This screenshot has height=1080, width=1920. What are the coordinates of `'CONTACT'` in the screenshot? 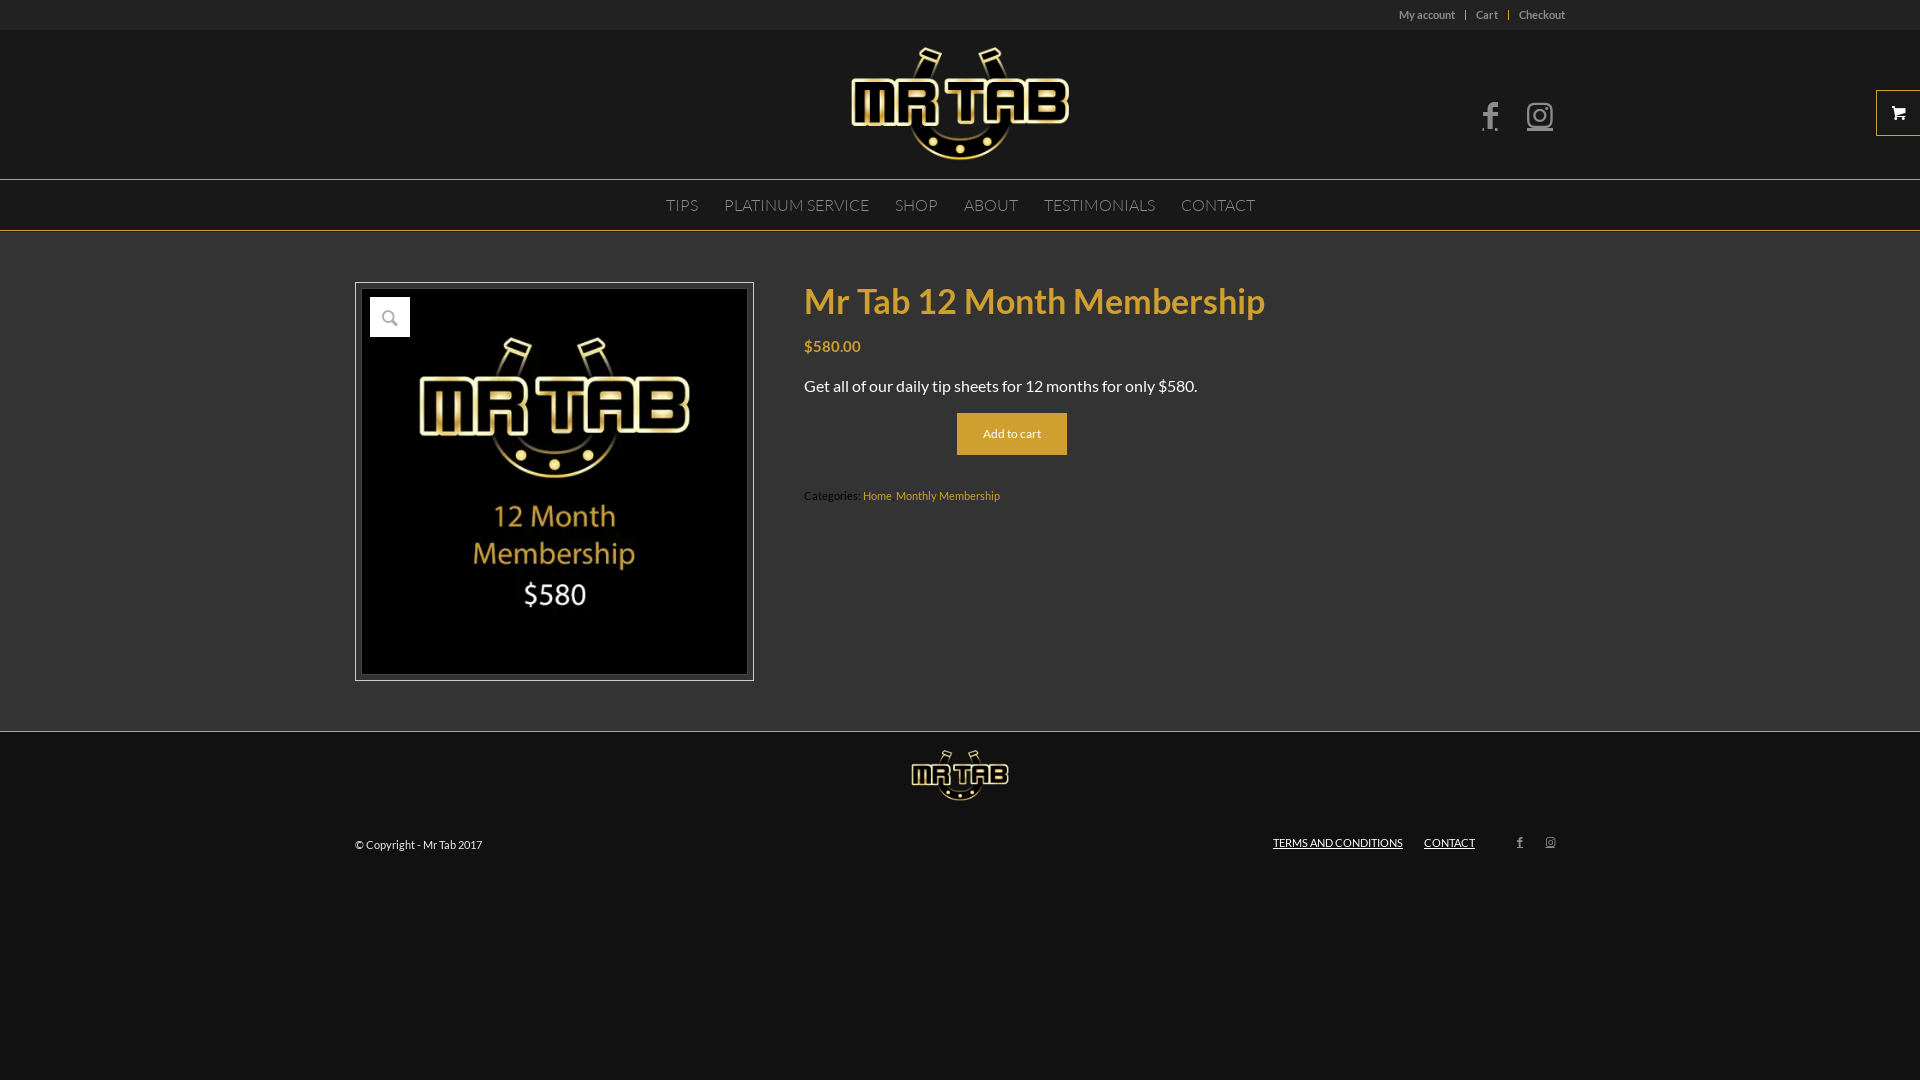 It's located at (1217, 204).